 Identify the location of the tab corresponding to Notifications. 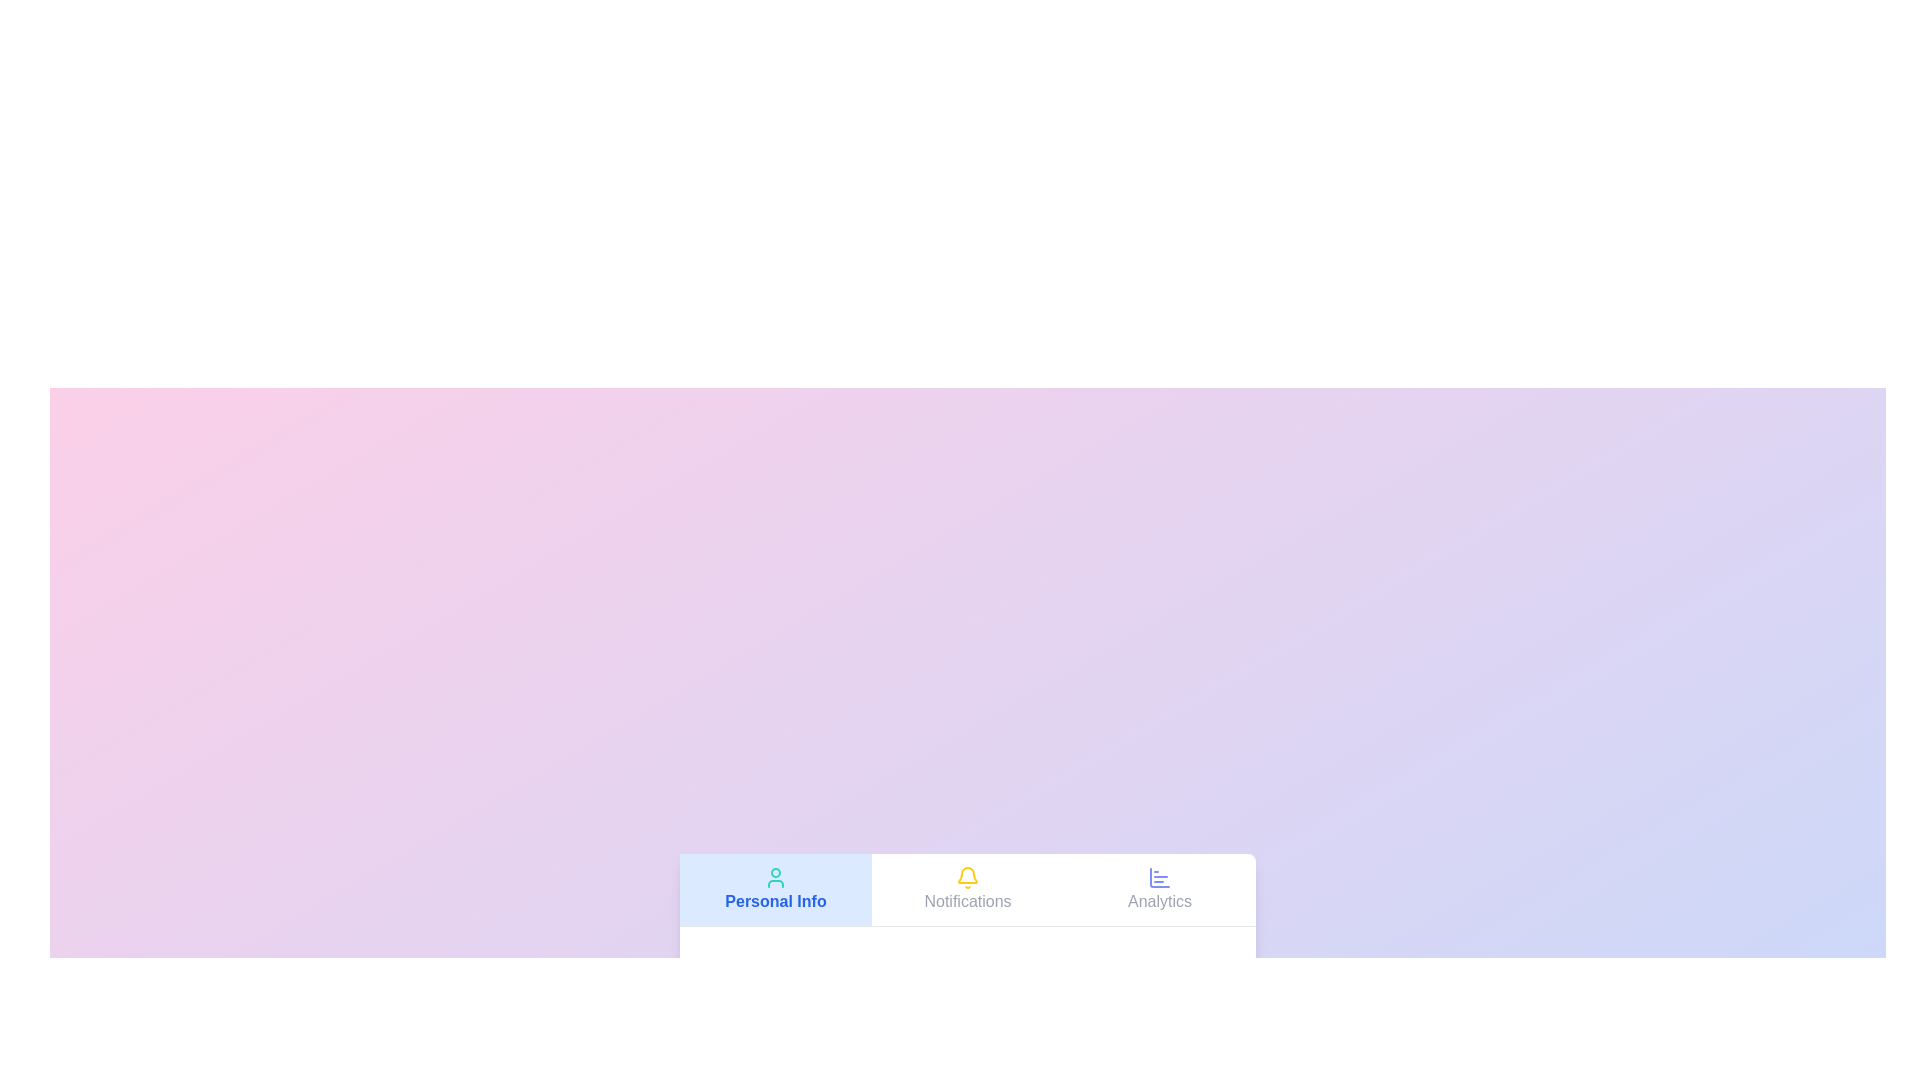
(968, 888).